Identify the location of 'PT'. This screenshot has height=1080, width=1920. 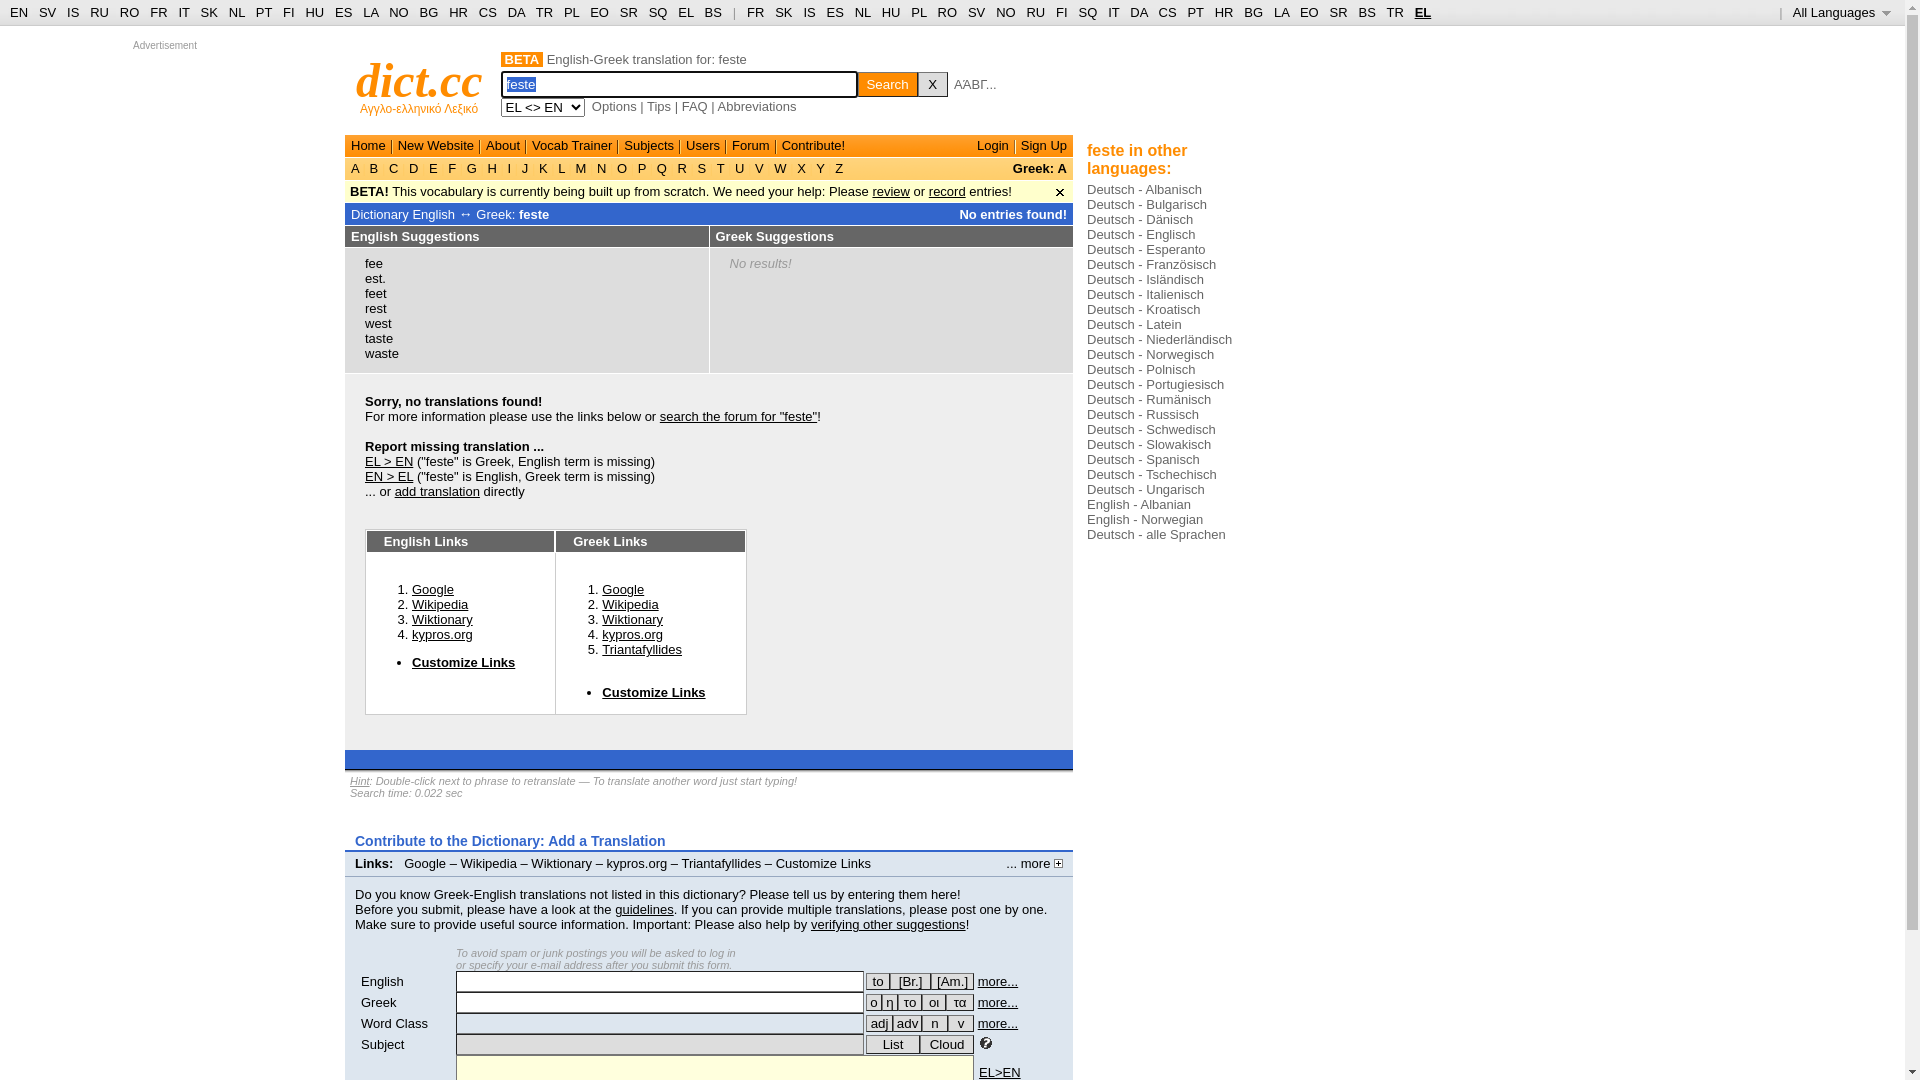
(1186, 12).